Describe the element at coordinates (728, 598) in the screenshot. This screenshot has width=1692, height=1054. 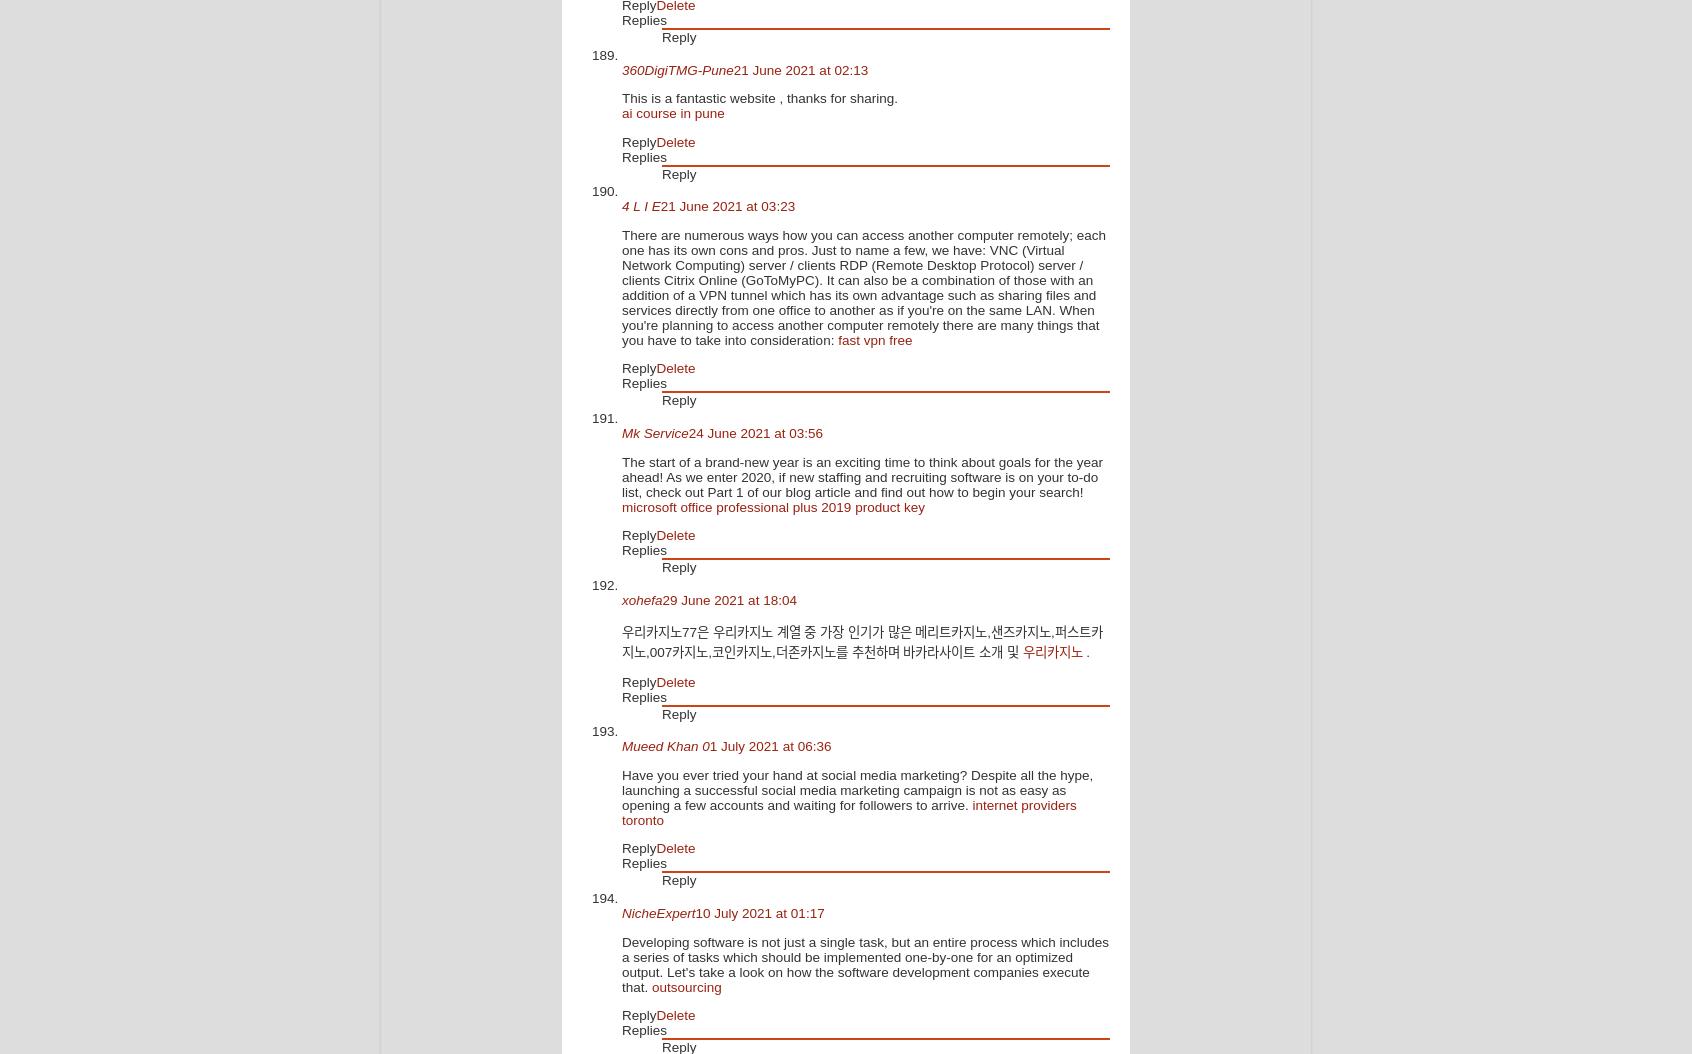
I see `'29 June 2021 at 18:04'` at that location.